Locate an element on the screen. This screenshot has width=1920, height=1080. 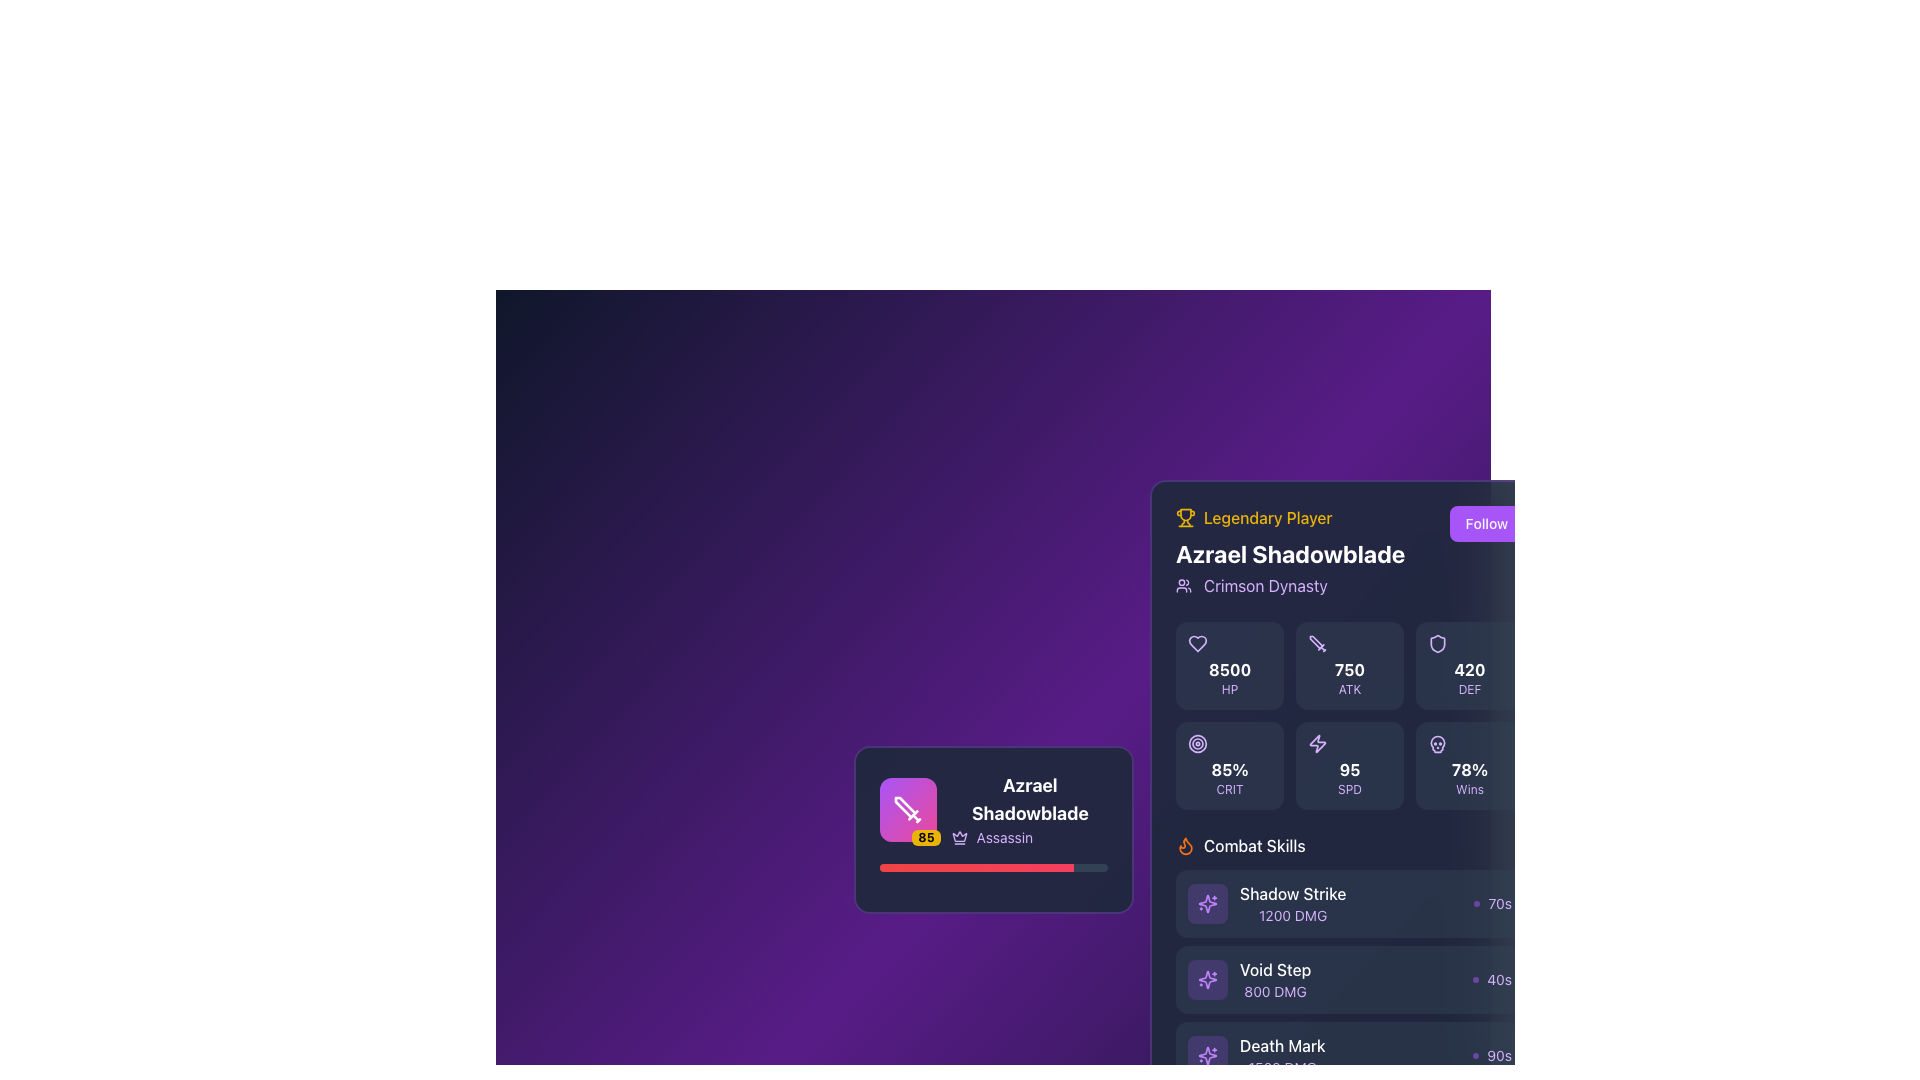
the displayed damage value ('DMG') of 800 for the 'Void Step' ability, which is located in the 'Combat Skills' section, directly below its title is located at coordinates (1274, 991).